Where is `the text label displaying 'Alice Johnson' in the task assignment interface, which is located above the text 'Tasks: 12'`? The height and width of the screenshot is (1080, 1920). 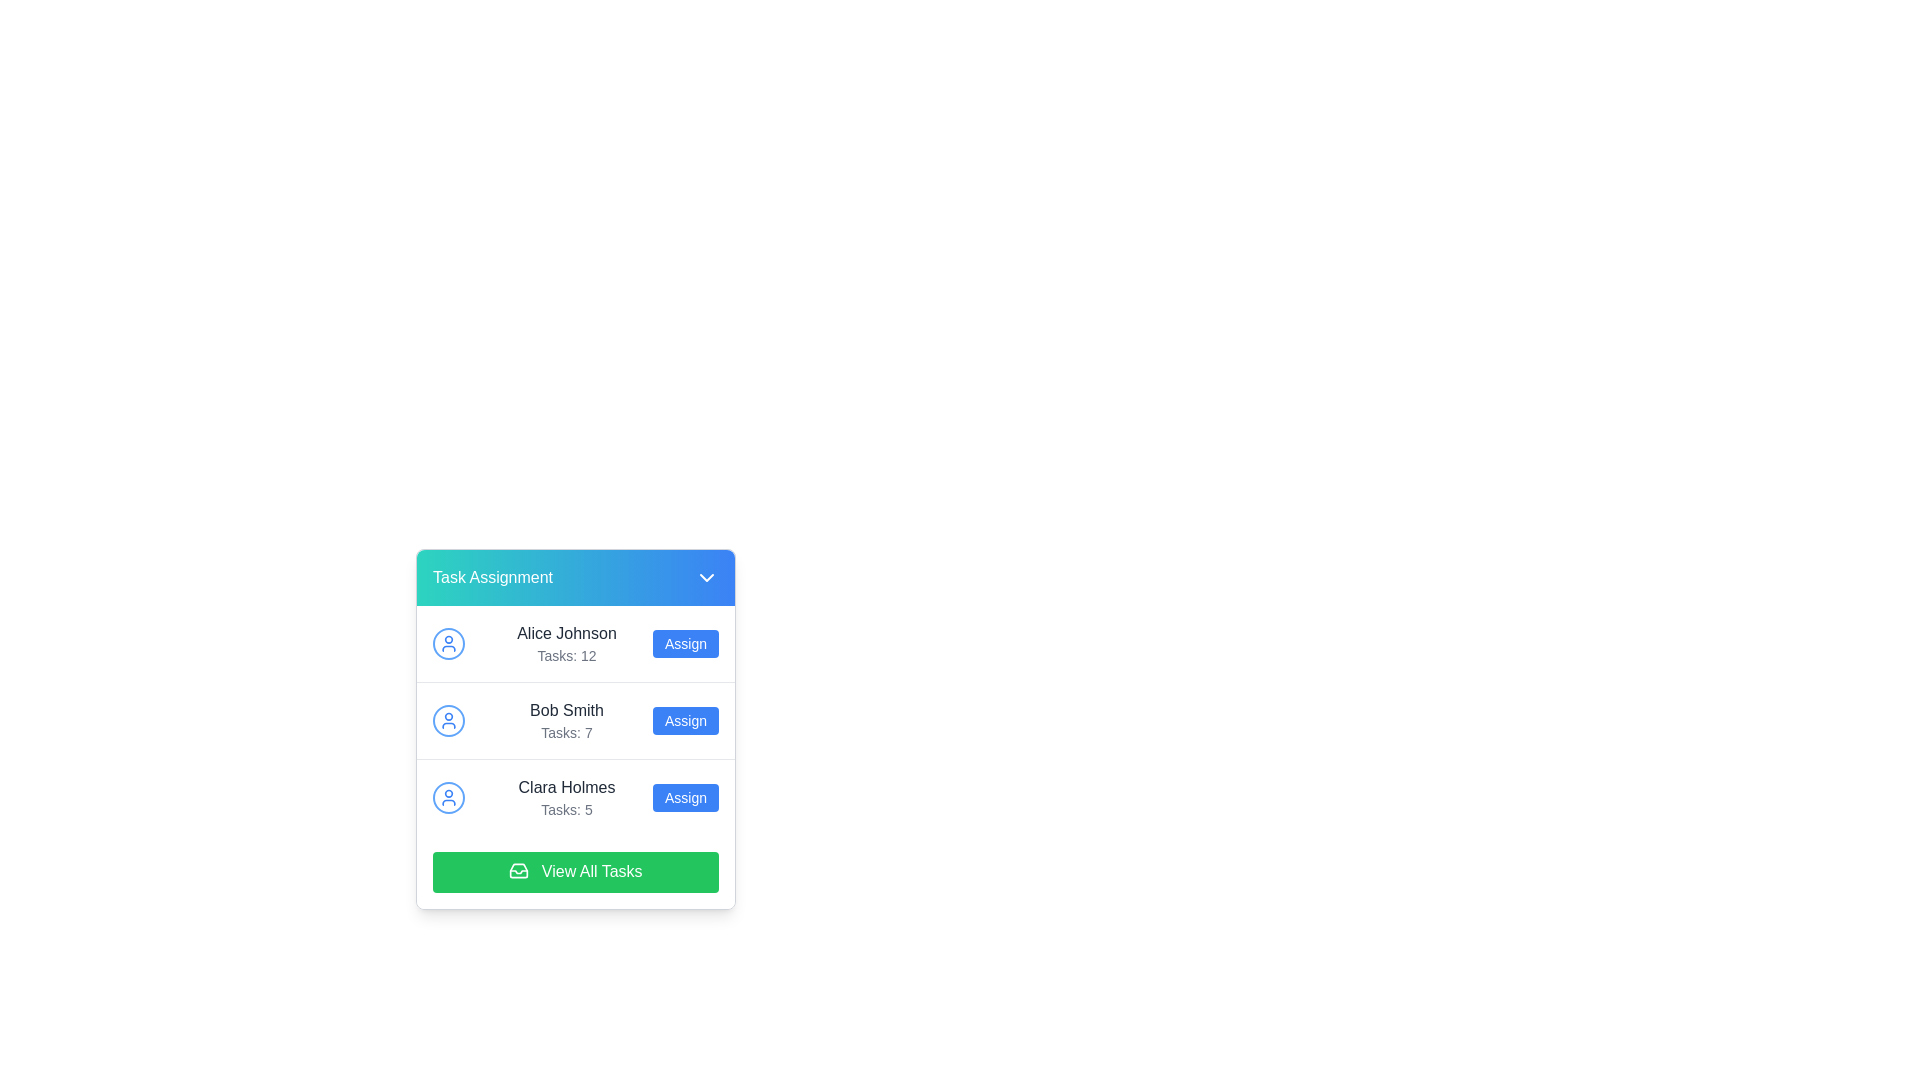 the text label displaying 'Alice Johnson' in the task assignment interface, which is located above the text 'Tasks: 12' is located at coordinates (565, 633).